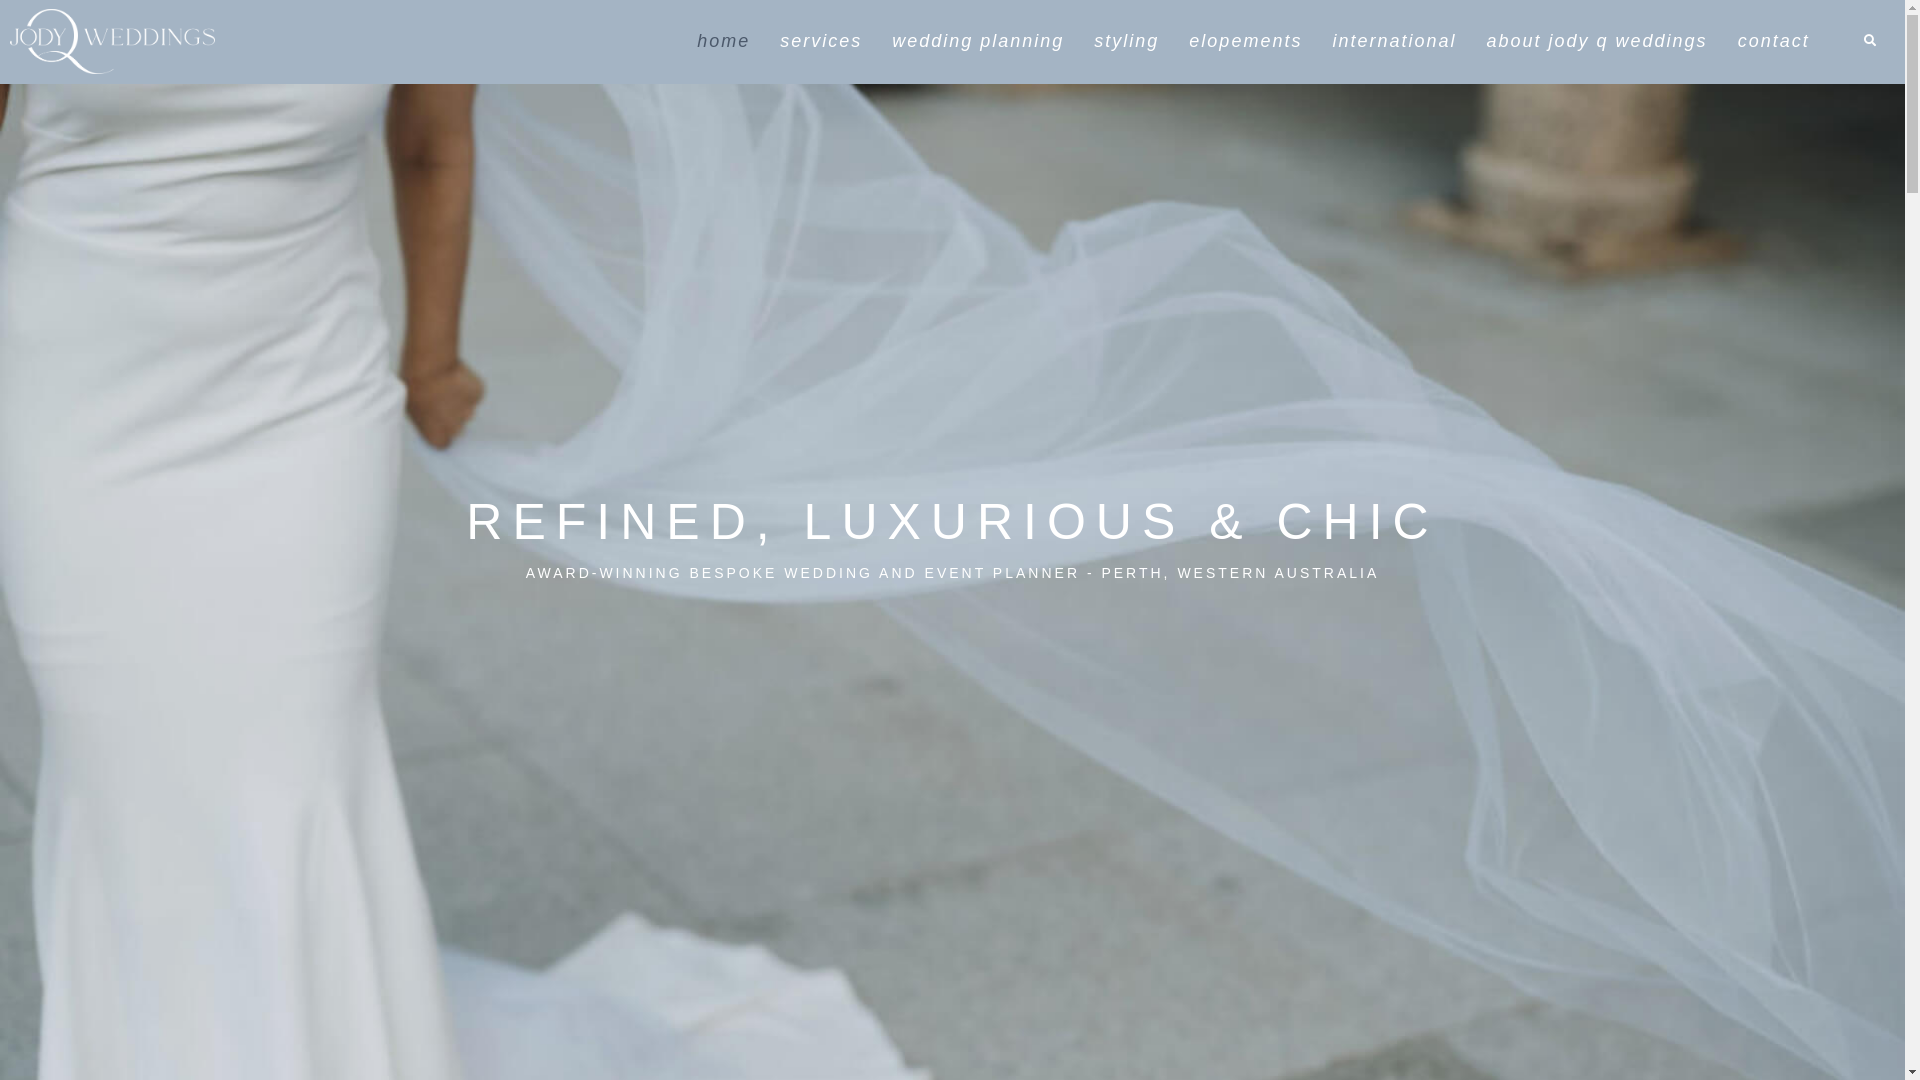 The height and width of the screenshot is (1080, 1920). What do you see at coordinates (1774, 41) in the screenshot?
I see `'contact'` at bounding box center [1774, 41].